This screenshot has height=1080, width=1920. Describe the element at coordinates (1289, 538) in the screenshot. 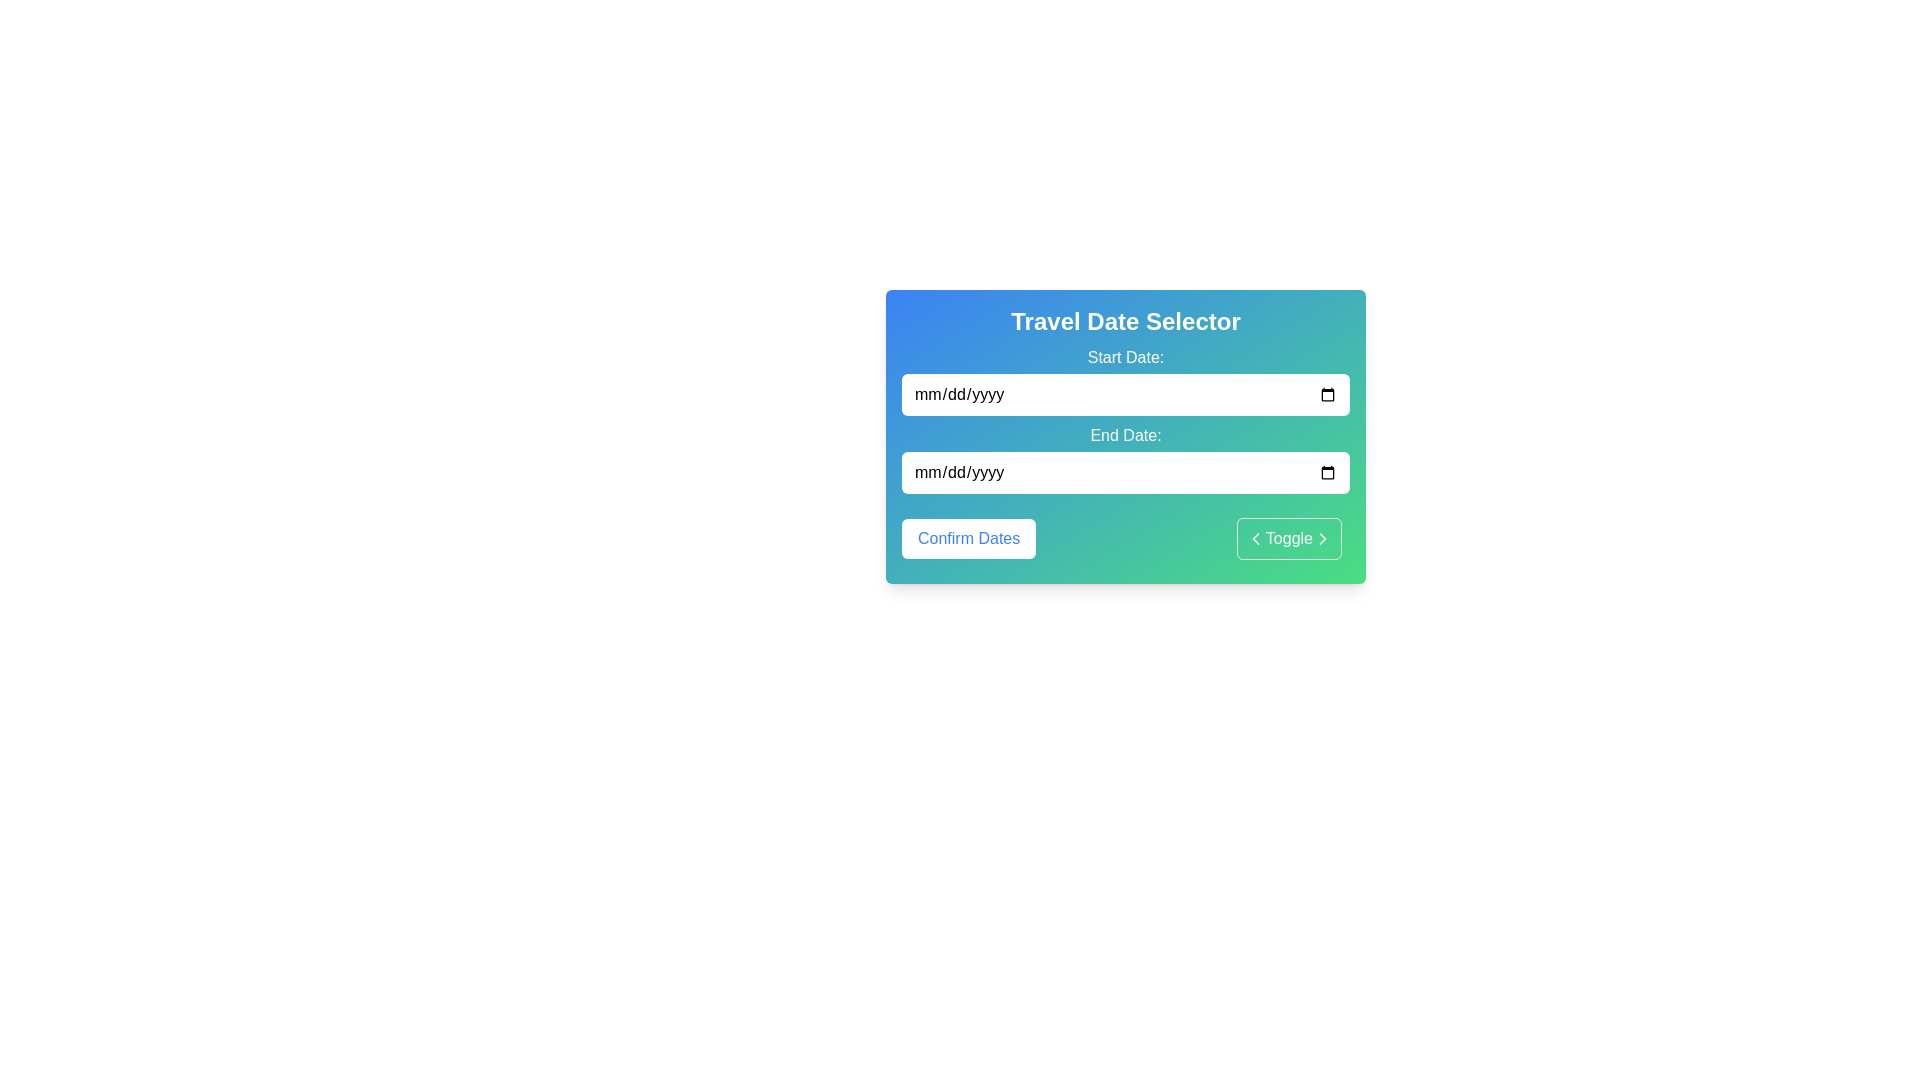

I see `the rectangular toggle button with a green background and the word 'Toggle' centered in white, located in the bottom-right portion of the panel, adjacent to the 'Confirm Dates' button` at that location.